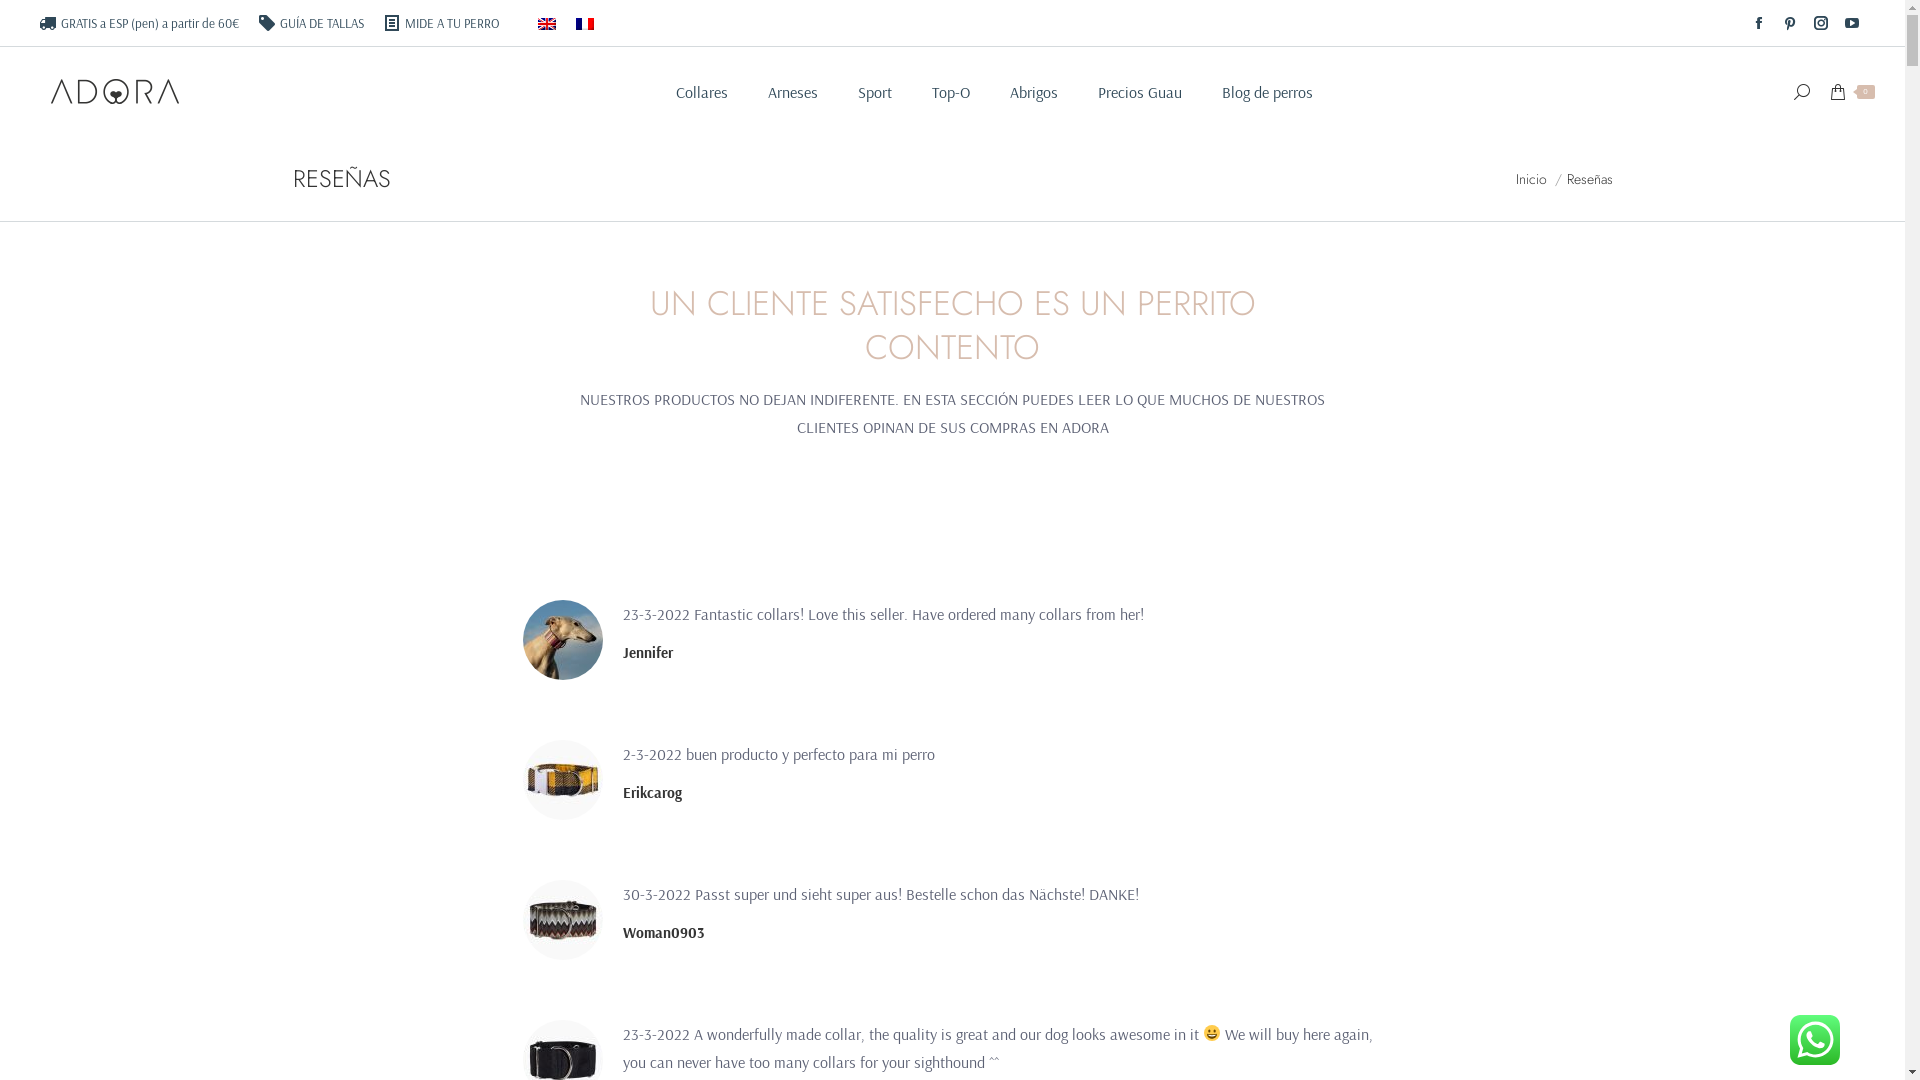  I want to click on 'Ir!', so click(978, 590).